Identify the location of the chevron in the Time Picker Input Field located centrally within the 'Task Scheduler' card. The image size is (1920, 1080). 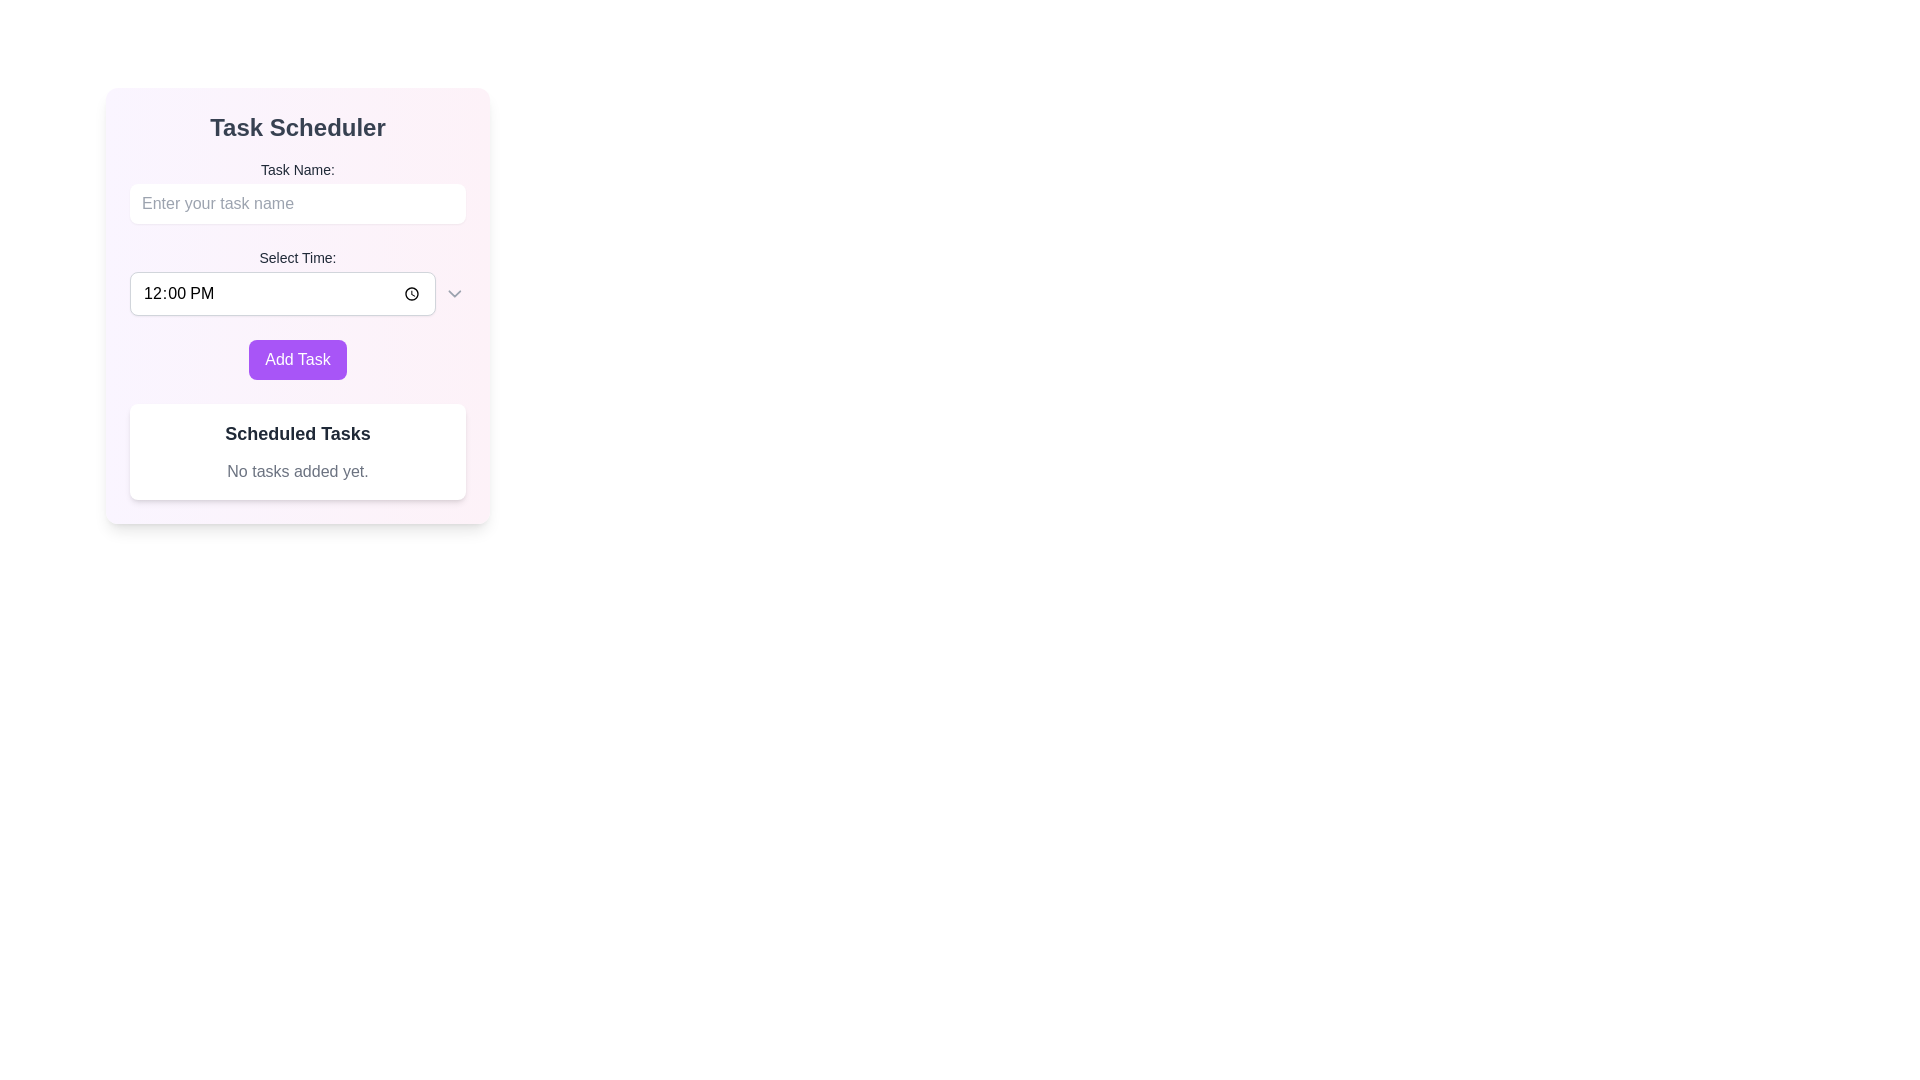
(296, 293).